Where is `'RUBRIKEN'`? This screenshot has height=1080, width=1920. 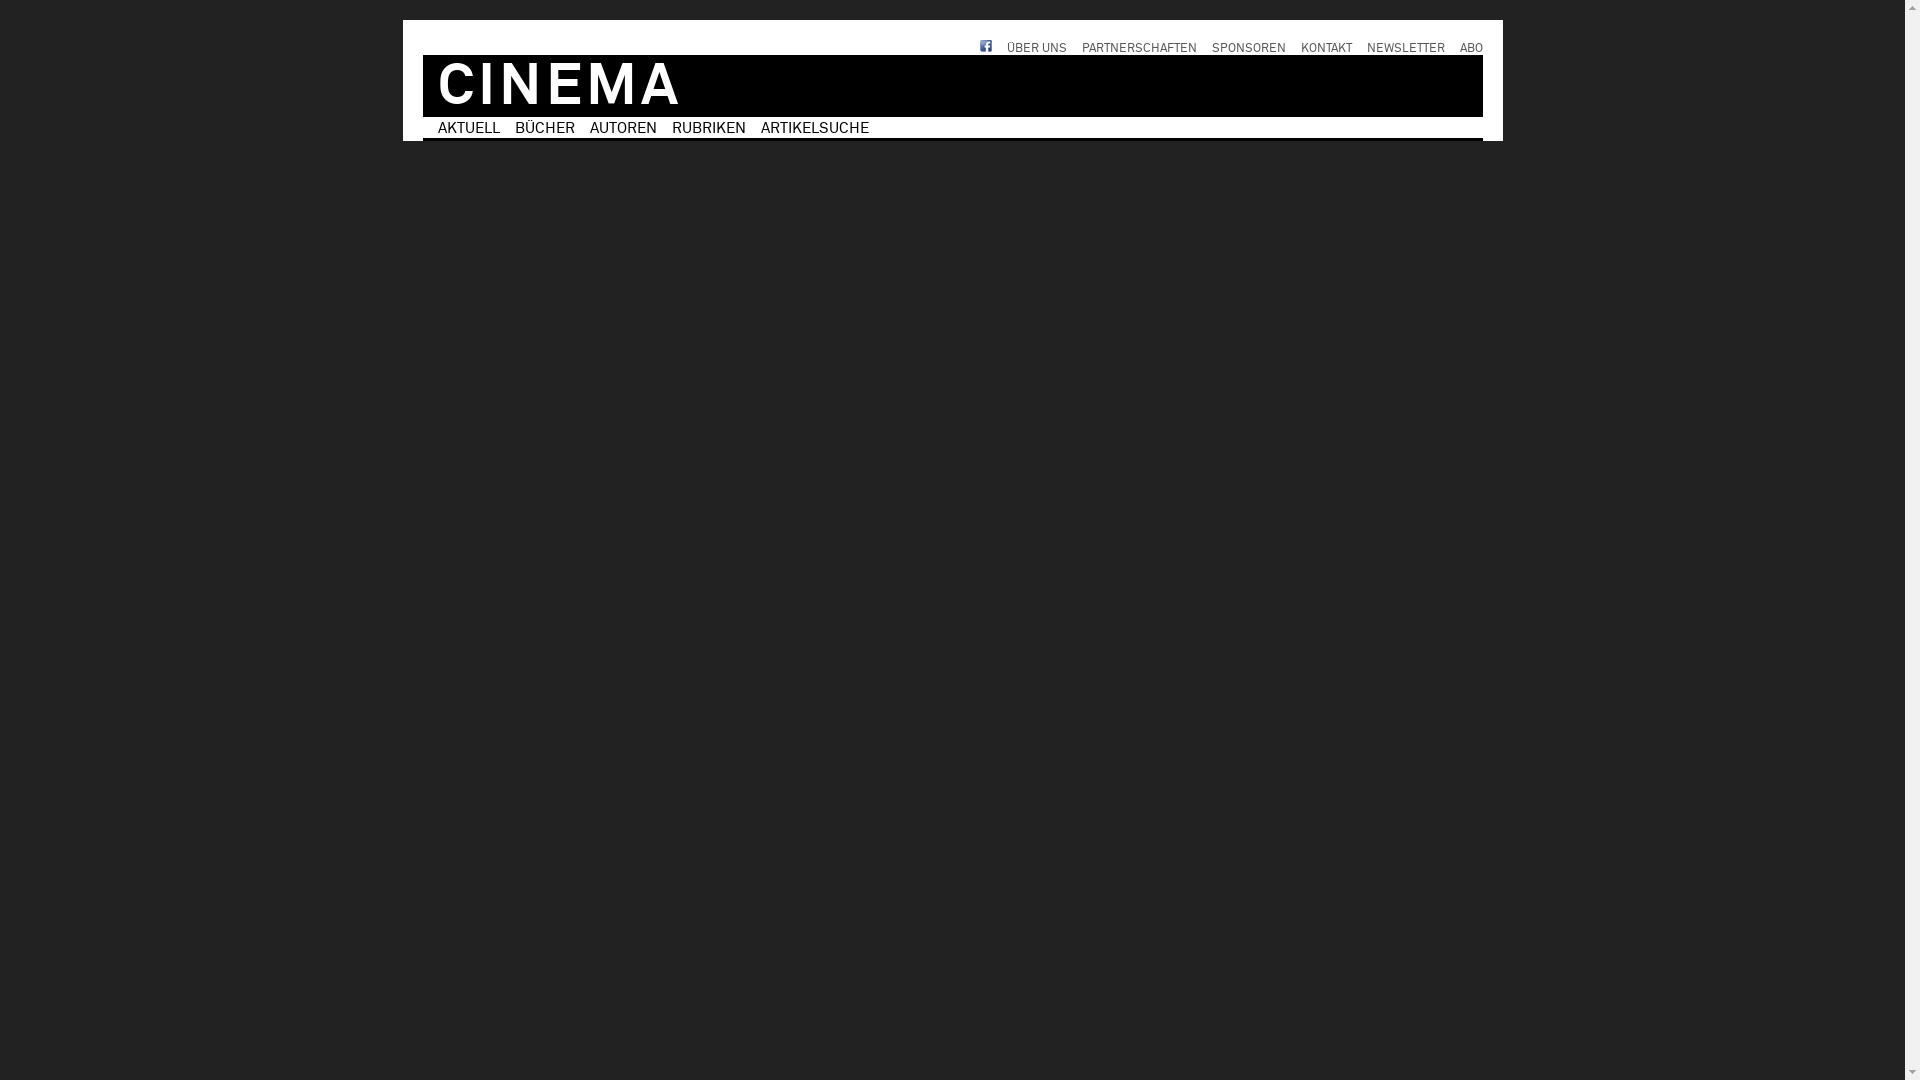 'RUBRIKEN' is located at coordinates (672, 128).